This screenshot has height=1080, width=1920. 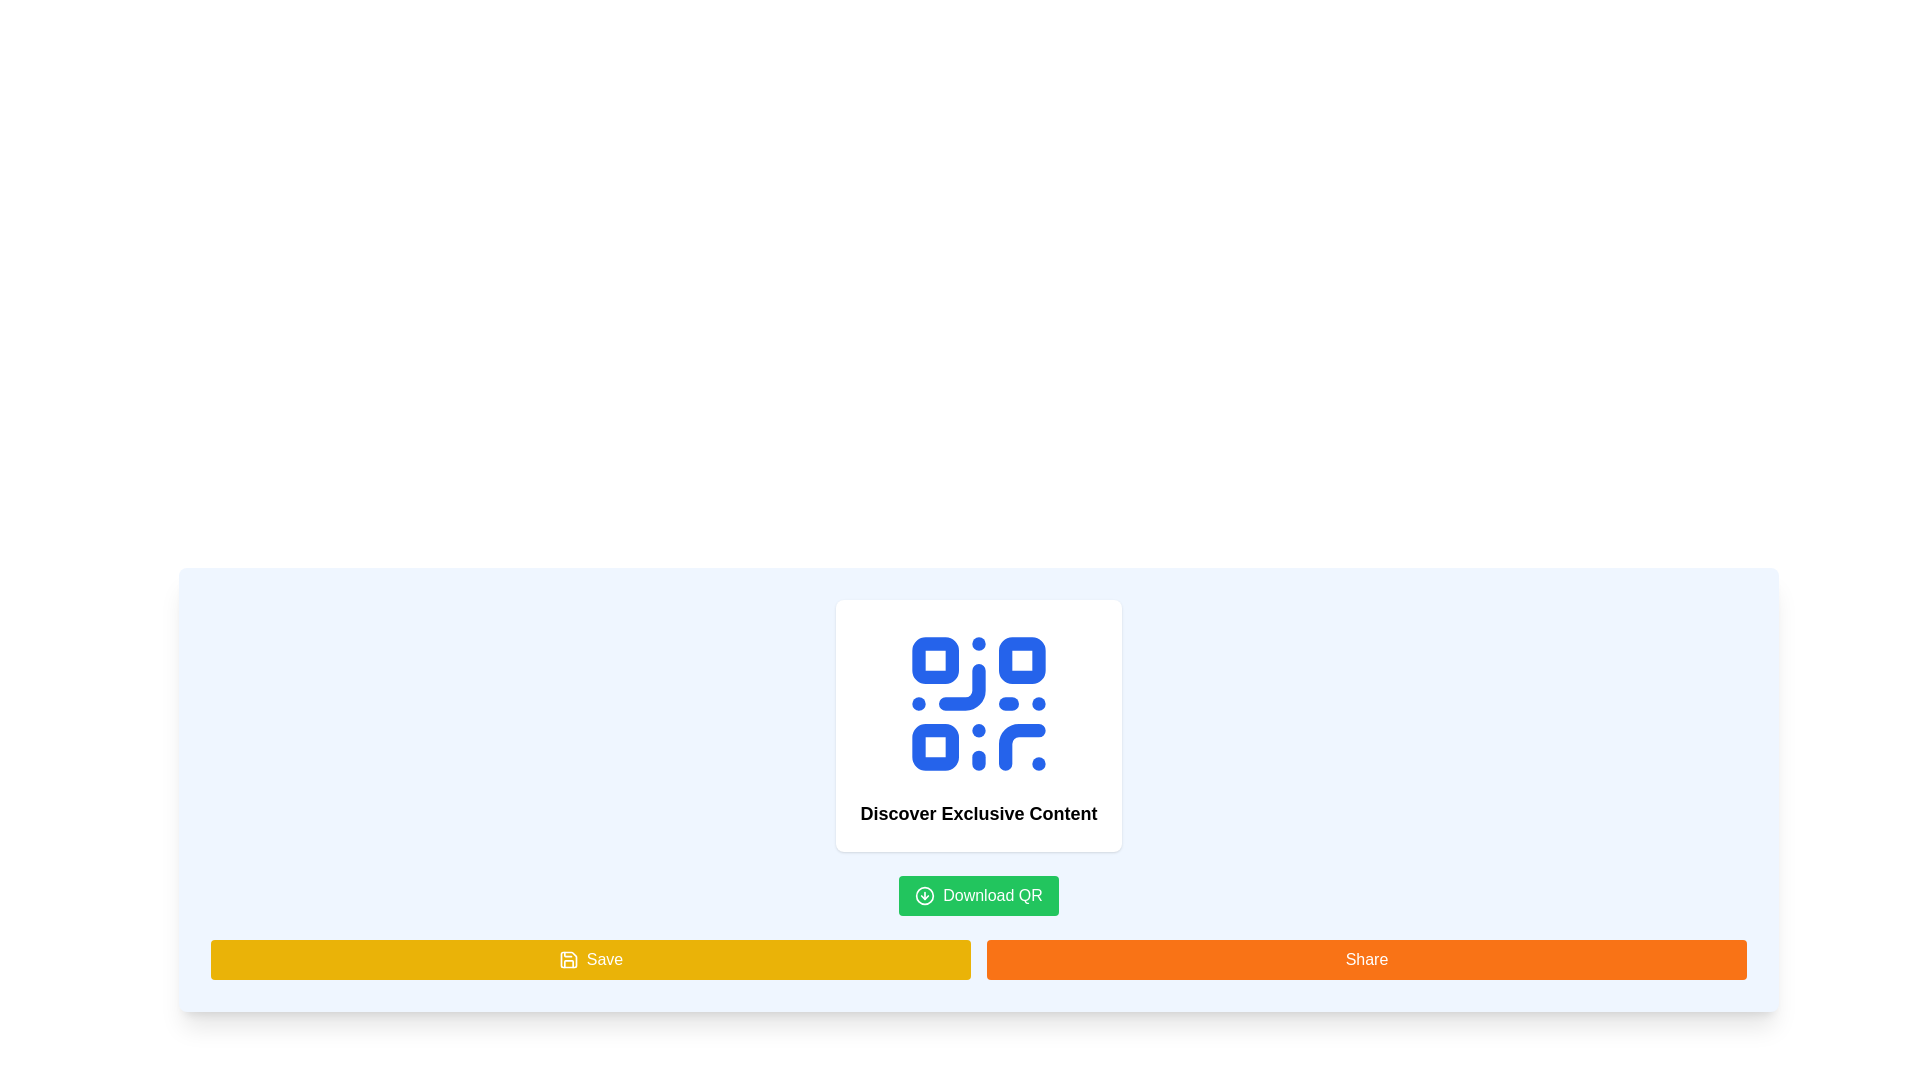 What do you see at coordinates (1366, 959) in the screenshot?
I see `the share button located at the bottom of the interface, which is the second button from the left in a two-column grid layout` at bounding box center [1366, 959].